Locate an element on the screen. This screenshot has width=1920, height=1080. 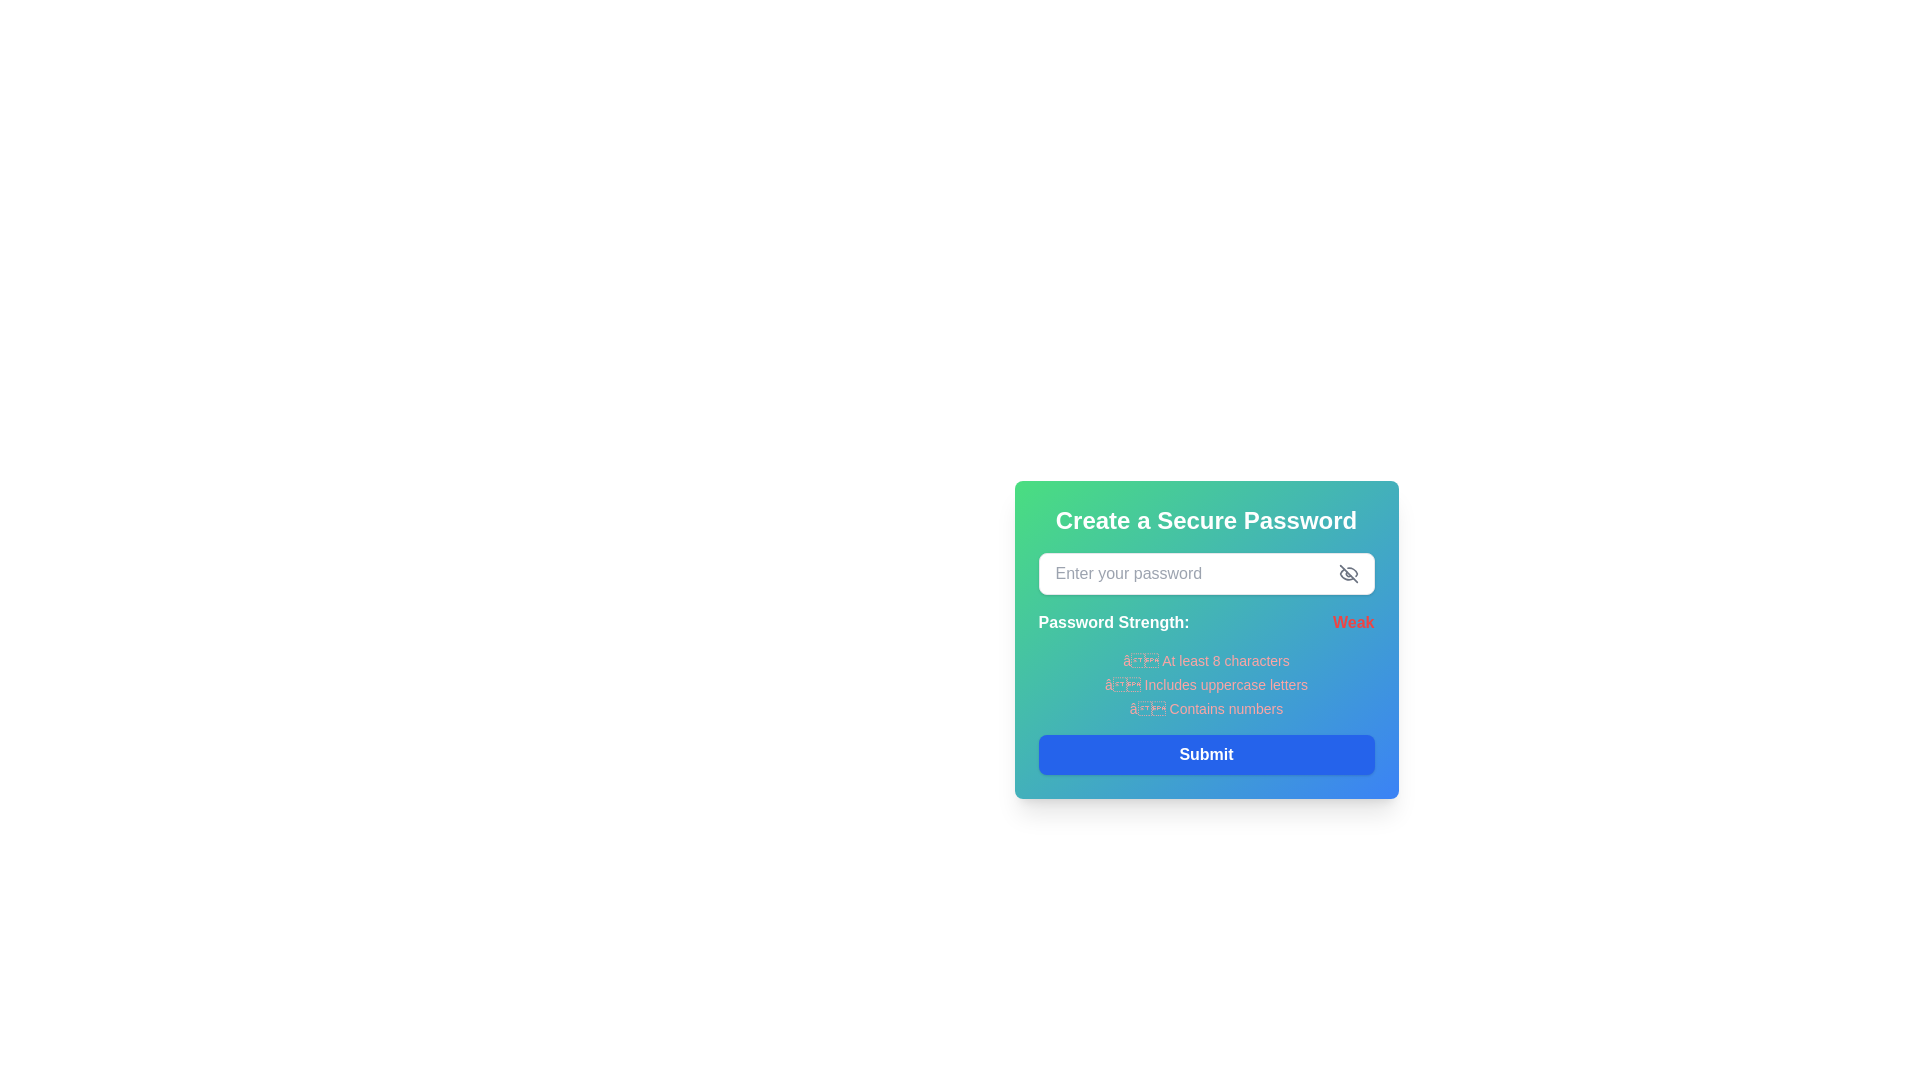
password requirements checklist located directly below the 'Password Strength' indicator, which informs the user about the necessary criteria for creating a secure password is located at coordinates (1205, 684).